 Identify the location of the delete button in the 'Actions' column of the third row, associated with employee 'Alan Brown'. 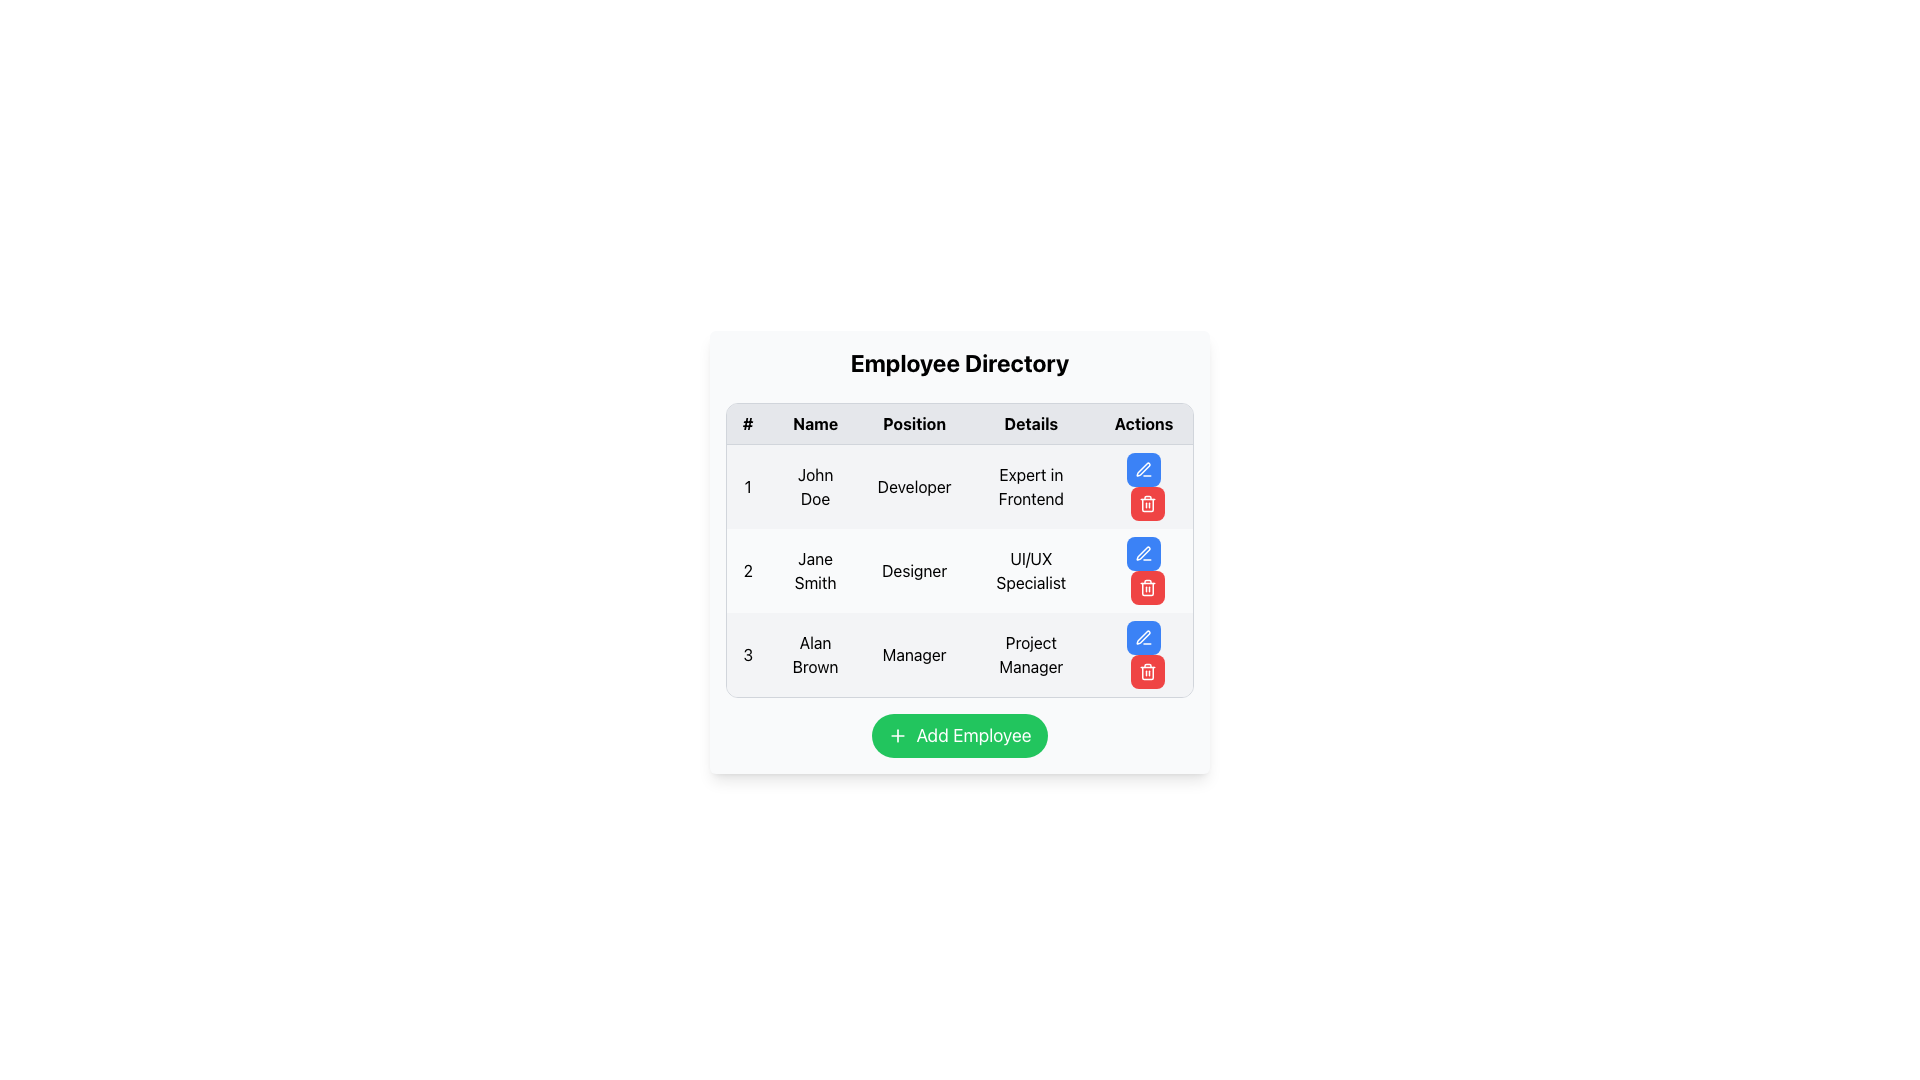
(1148, 503).